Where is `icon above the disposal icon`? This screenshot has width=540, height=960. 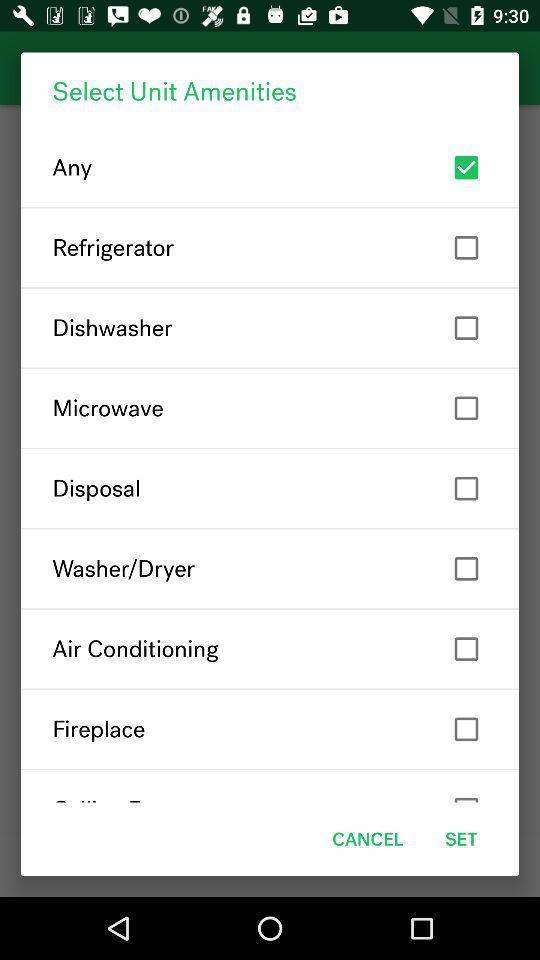 icon above the disposal icon is located at coordinates (270, 407).